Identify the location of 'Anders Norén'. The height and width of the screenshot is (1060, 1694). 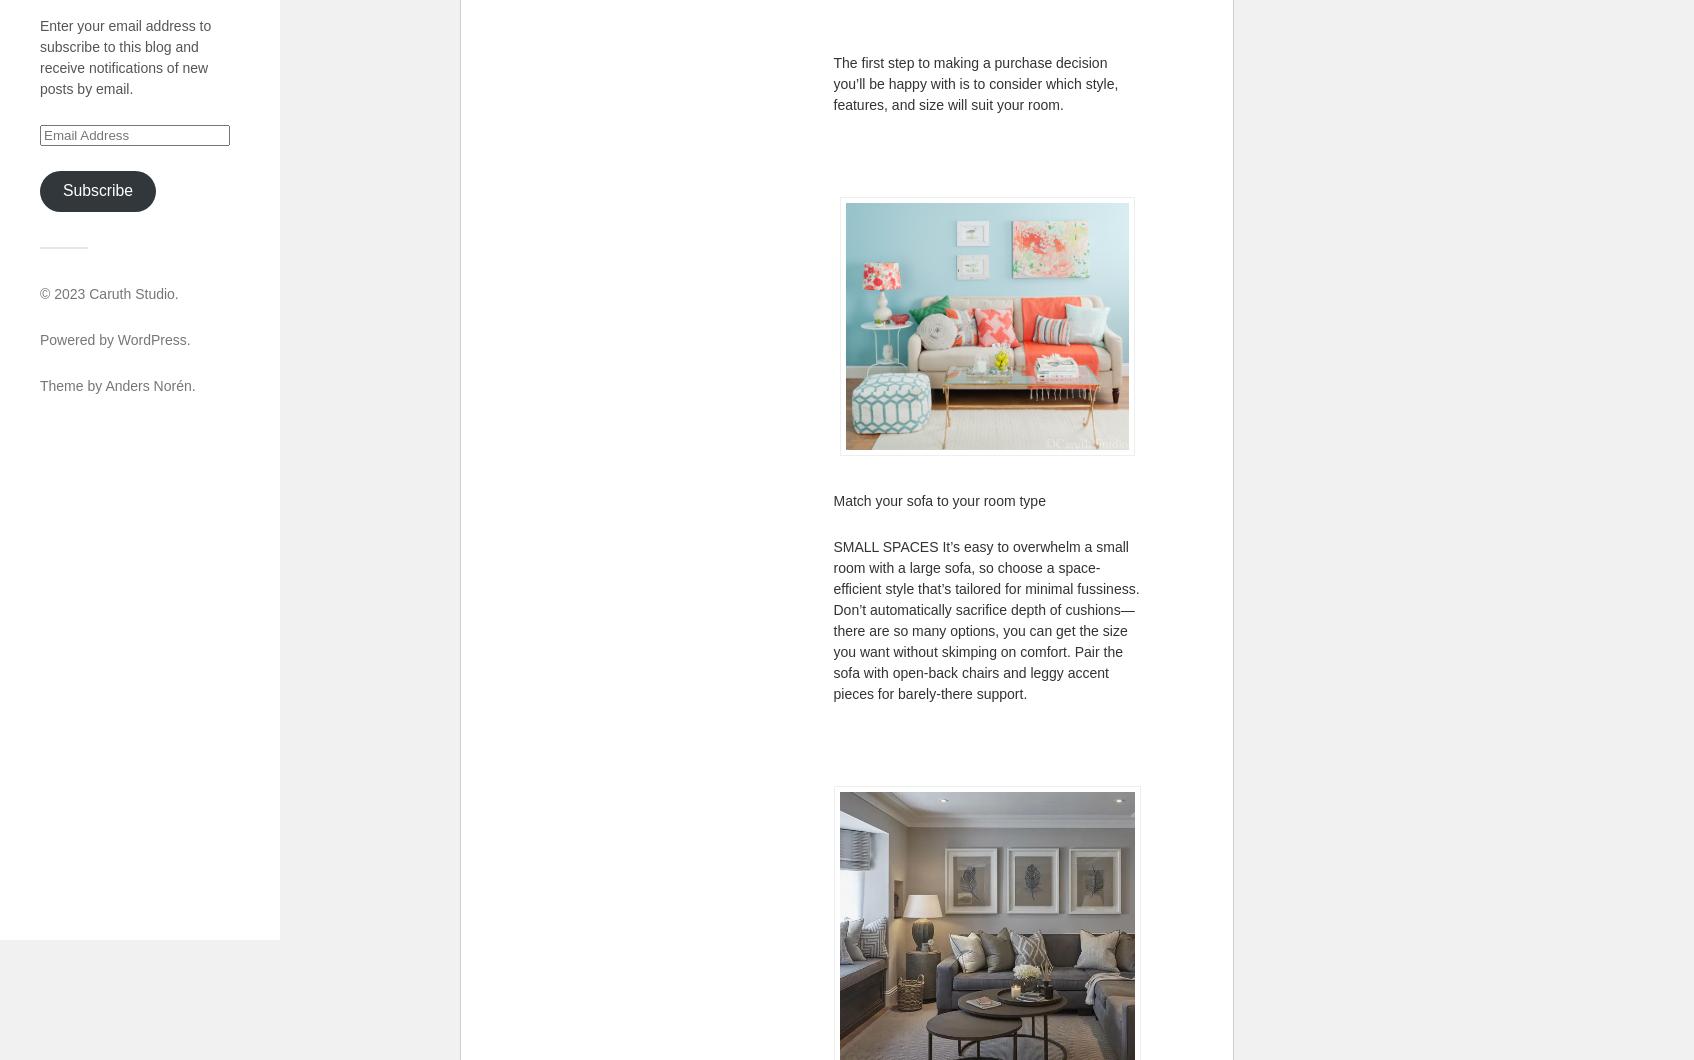
(147, 384).